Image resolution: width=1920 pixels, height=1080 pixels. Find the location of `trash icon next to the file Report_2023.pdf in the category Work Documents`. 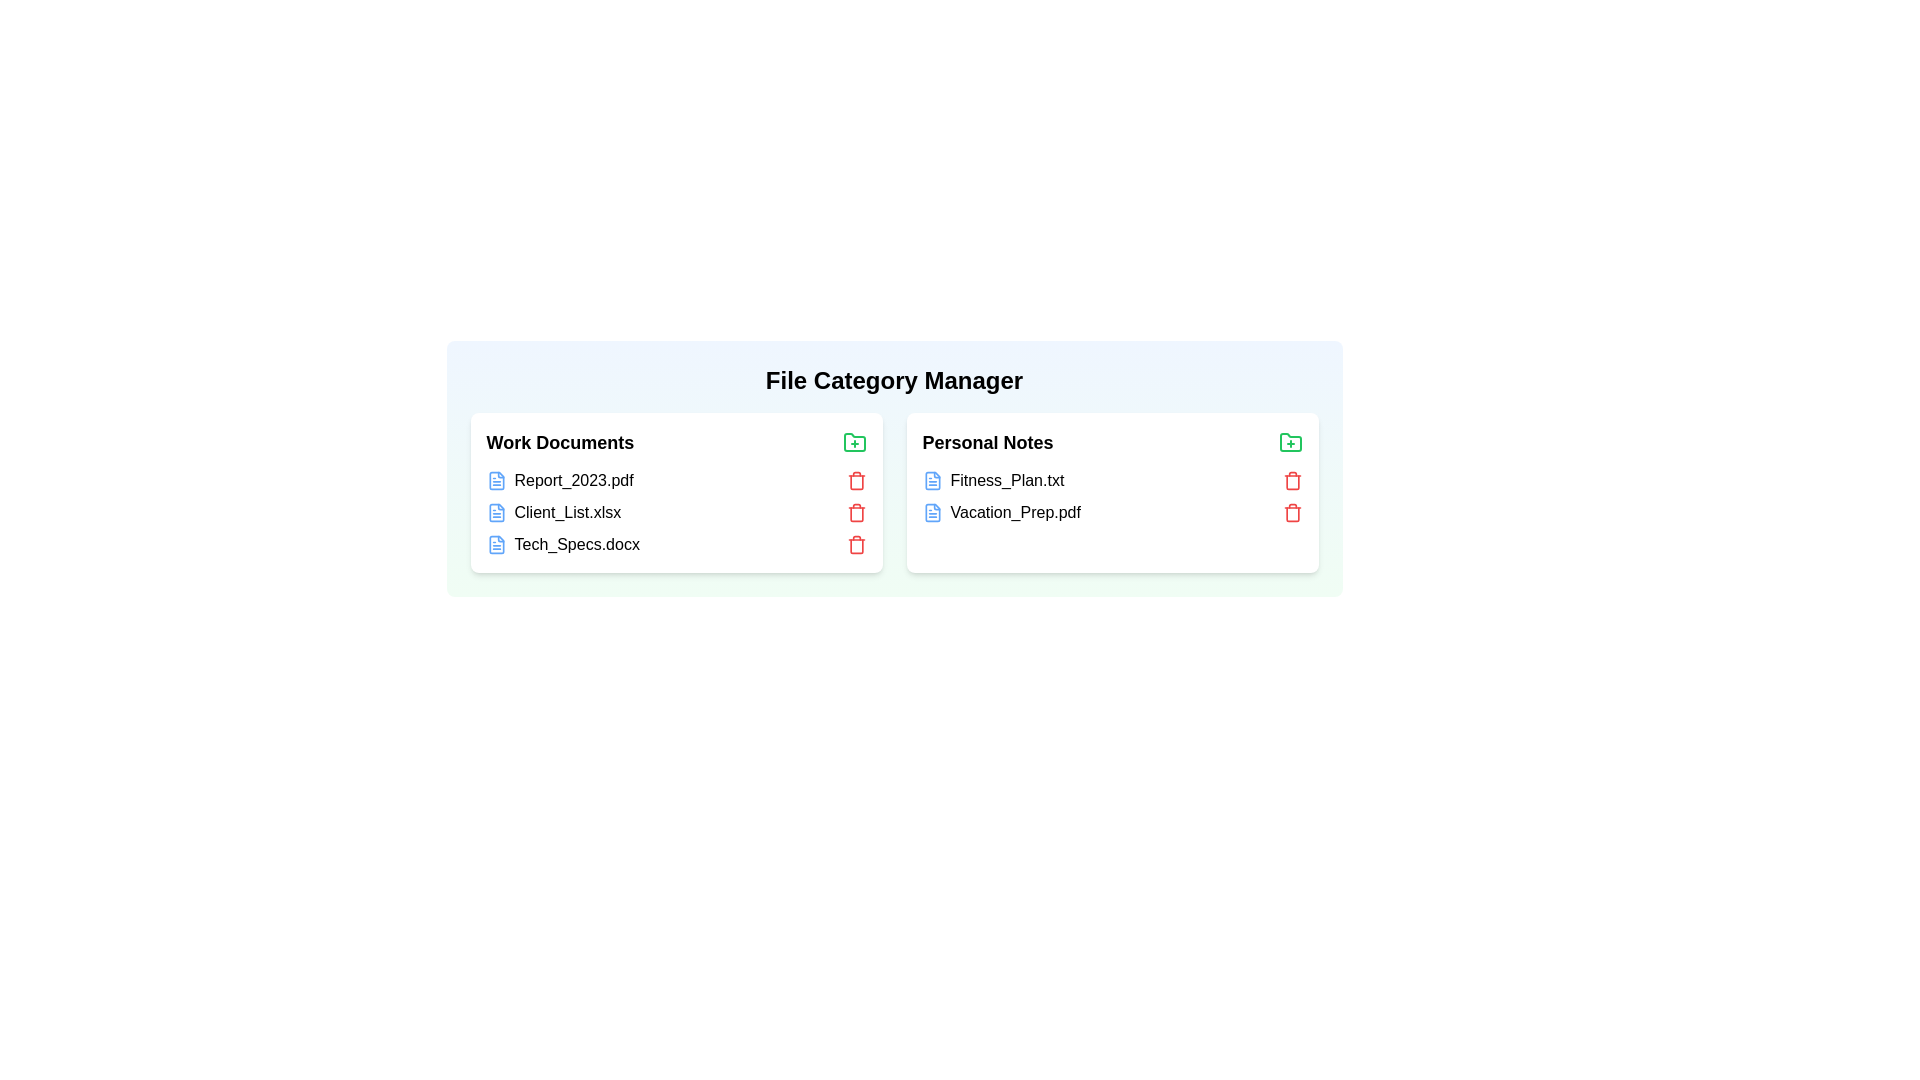

trash icon next to the file Report_2023.pdf in the category Work Documents is located at coordinates (856, 481).